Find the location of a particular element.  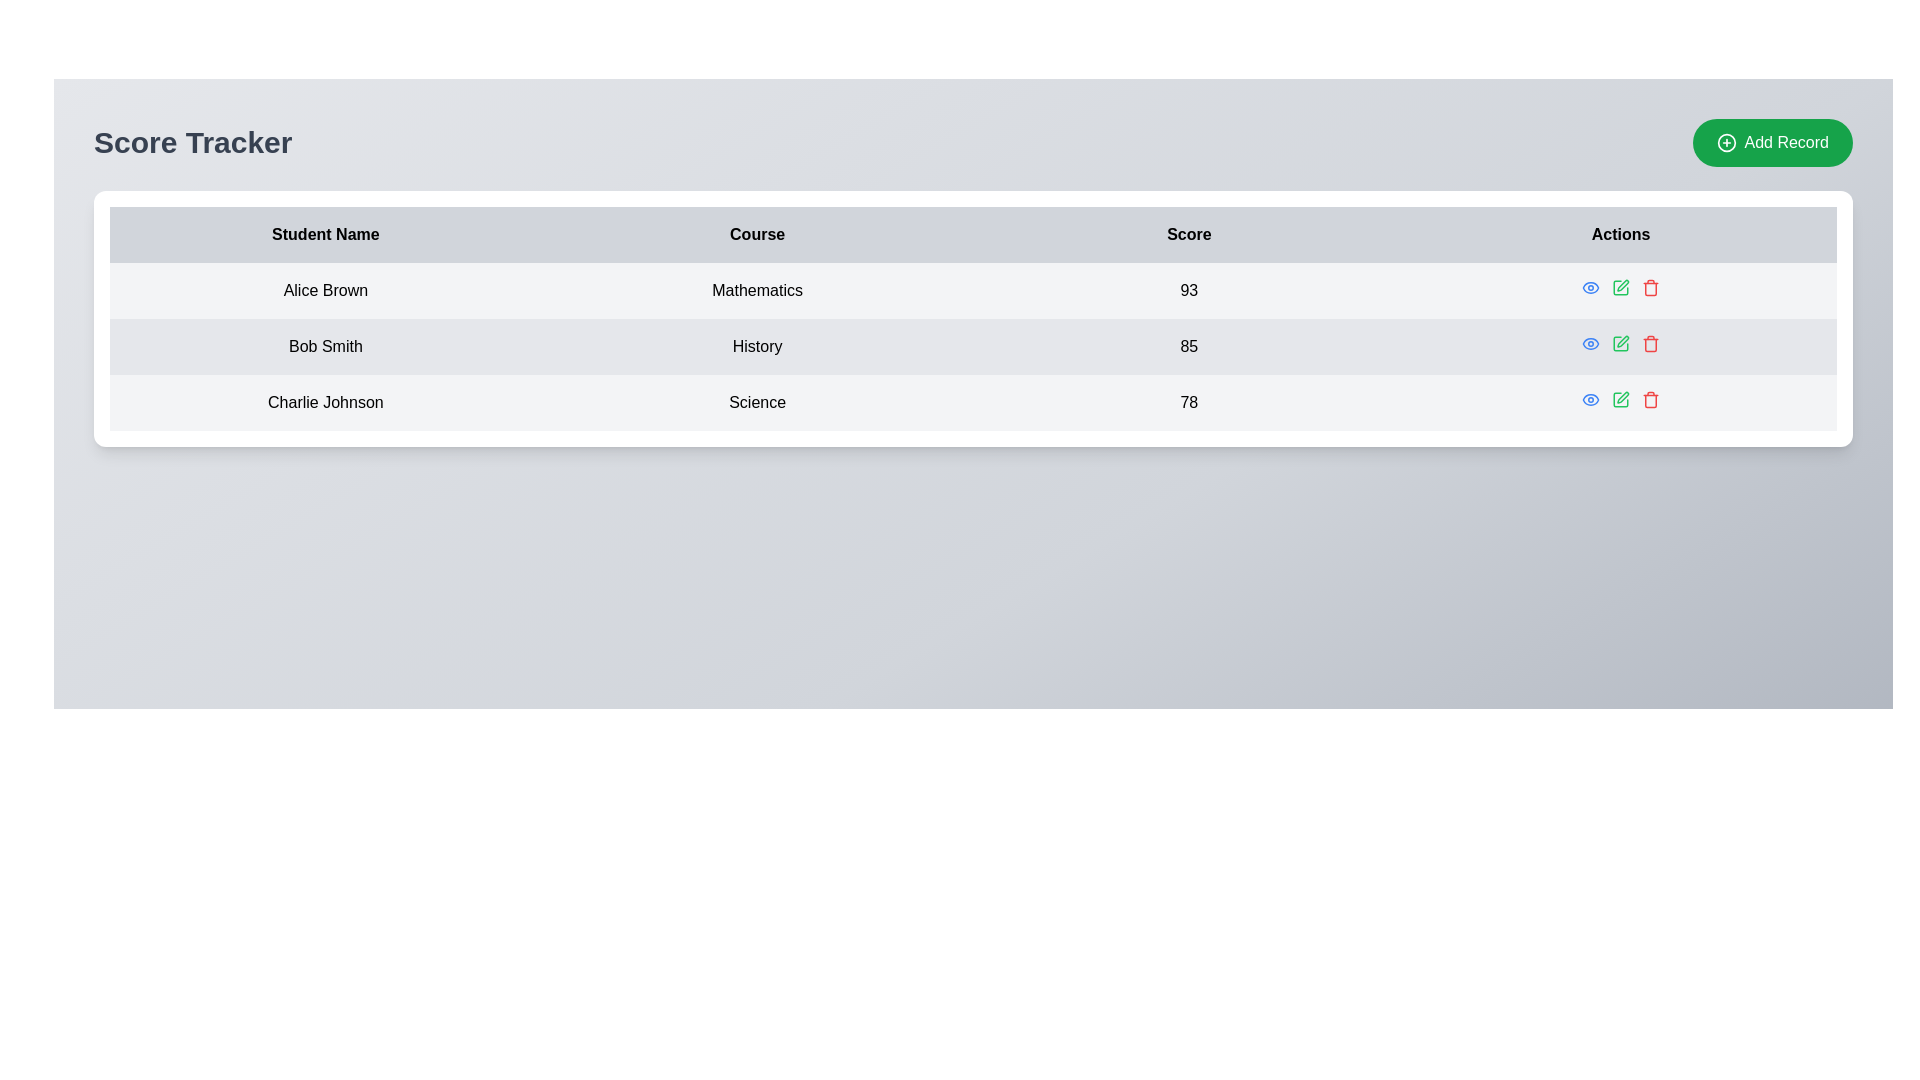

the blue eye-shaped button in the 'Actions' column of the student scores table is located at coordinates (1589, 400).